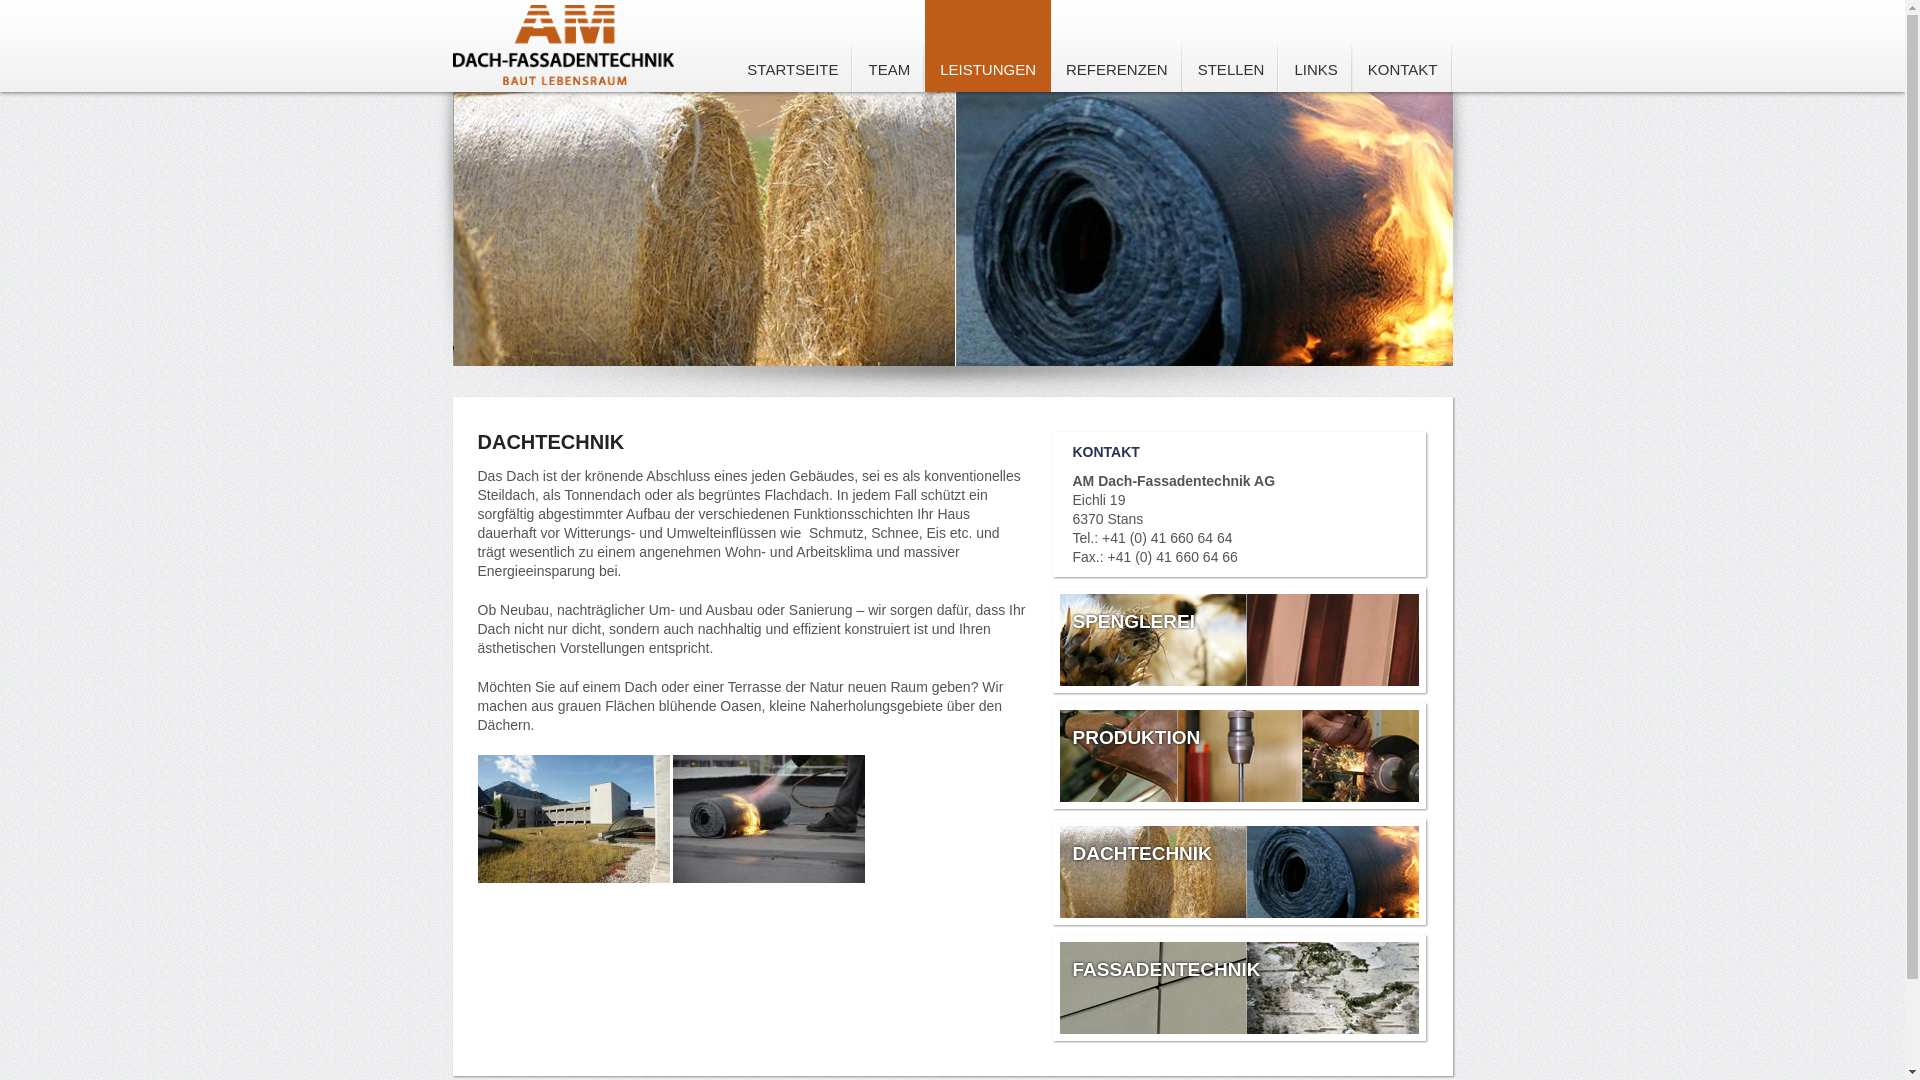 The image size is (1920, 1080). What do you see at coordinates (791, 45) in the screenshot?
I see `'STARTSEITE'` at bounding box center [791, 45].